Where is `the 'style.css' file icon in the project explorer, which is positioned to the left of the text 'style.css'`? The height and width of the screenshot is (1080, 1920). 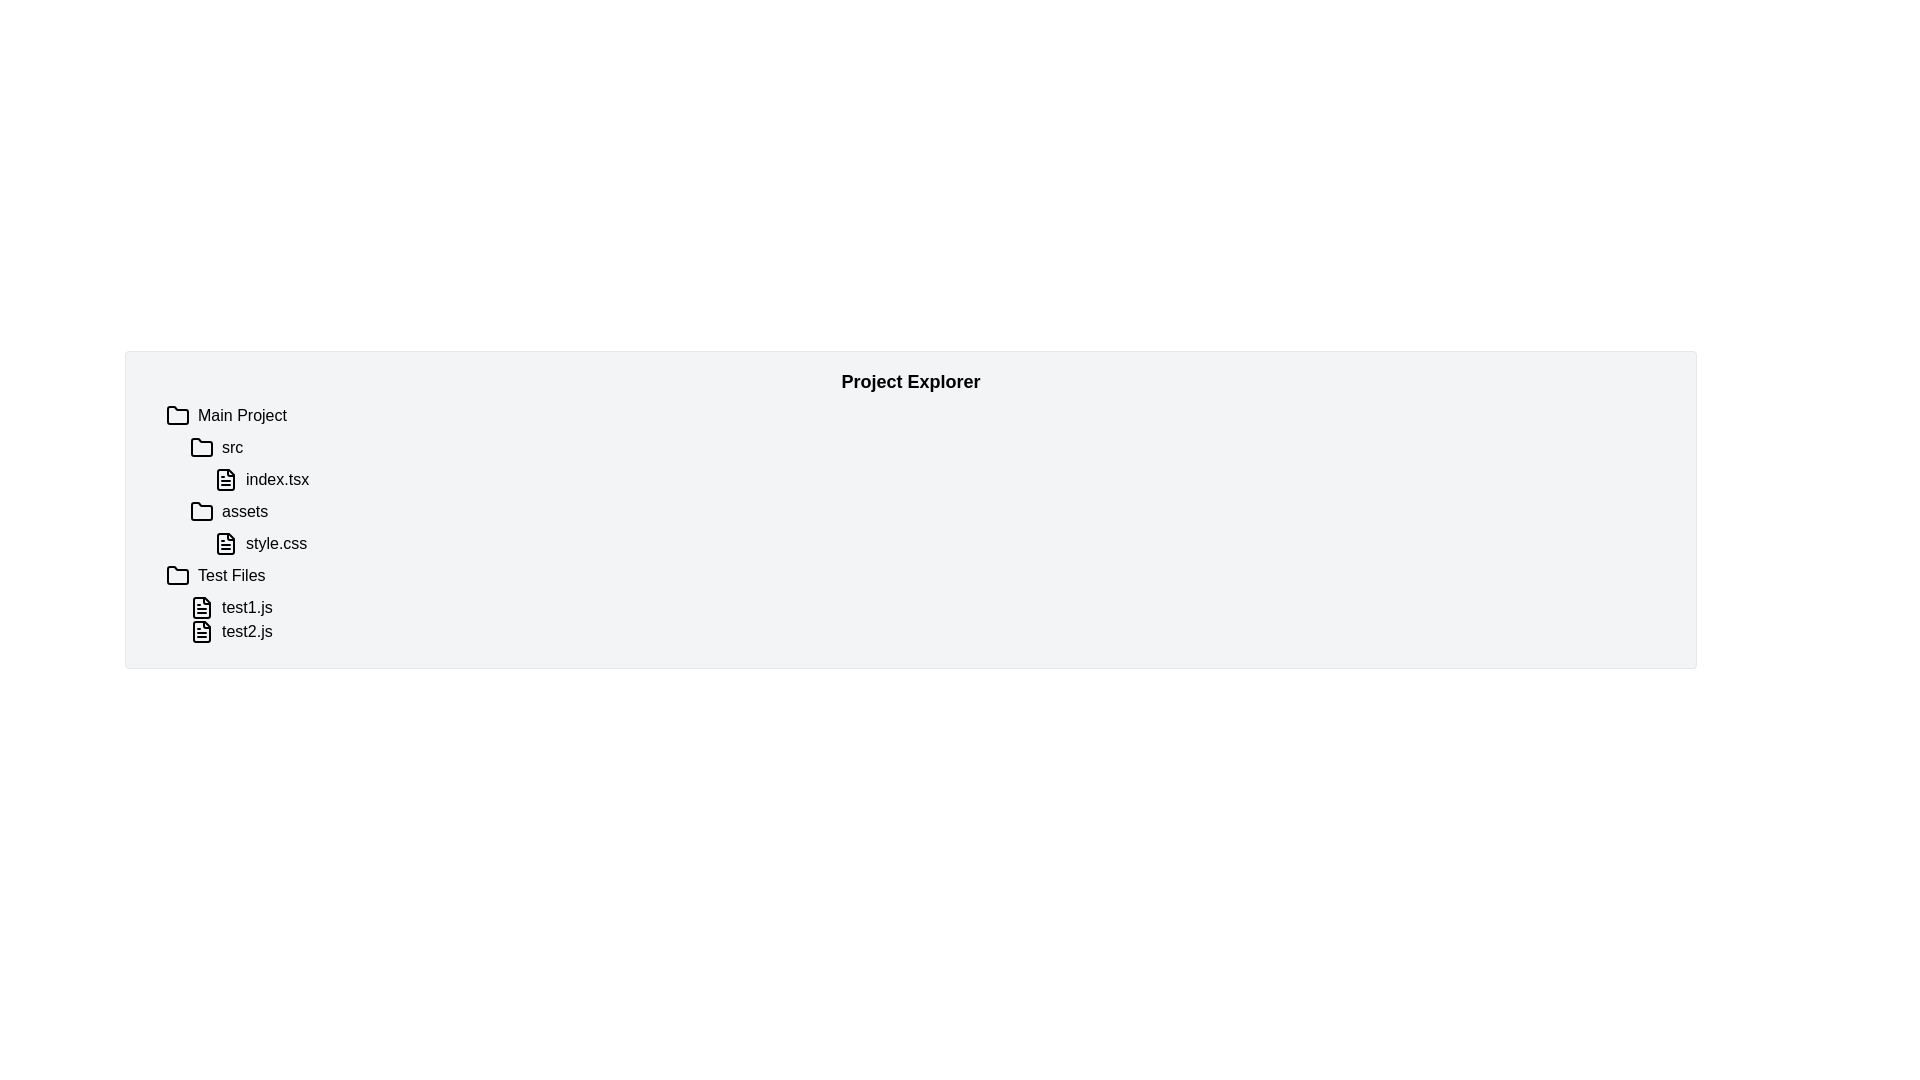
the 'style.css' file icon in the project explorer, which is positioned to the left of the text 'style.css' is located at coordinates (225, 543).